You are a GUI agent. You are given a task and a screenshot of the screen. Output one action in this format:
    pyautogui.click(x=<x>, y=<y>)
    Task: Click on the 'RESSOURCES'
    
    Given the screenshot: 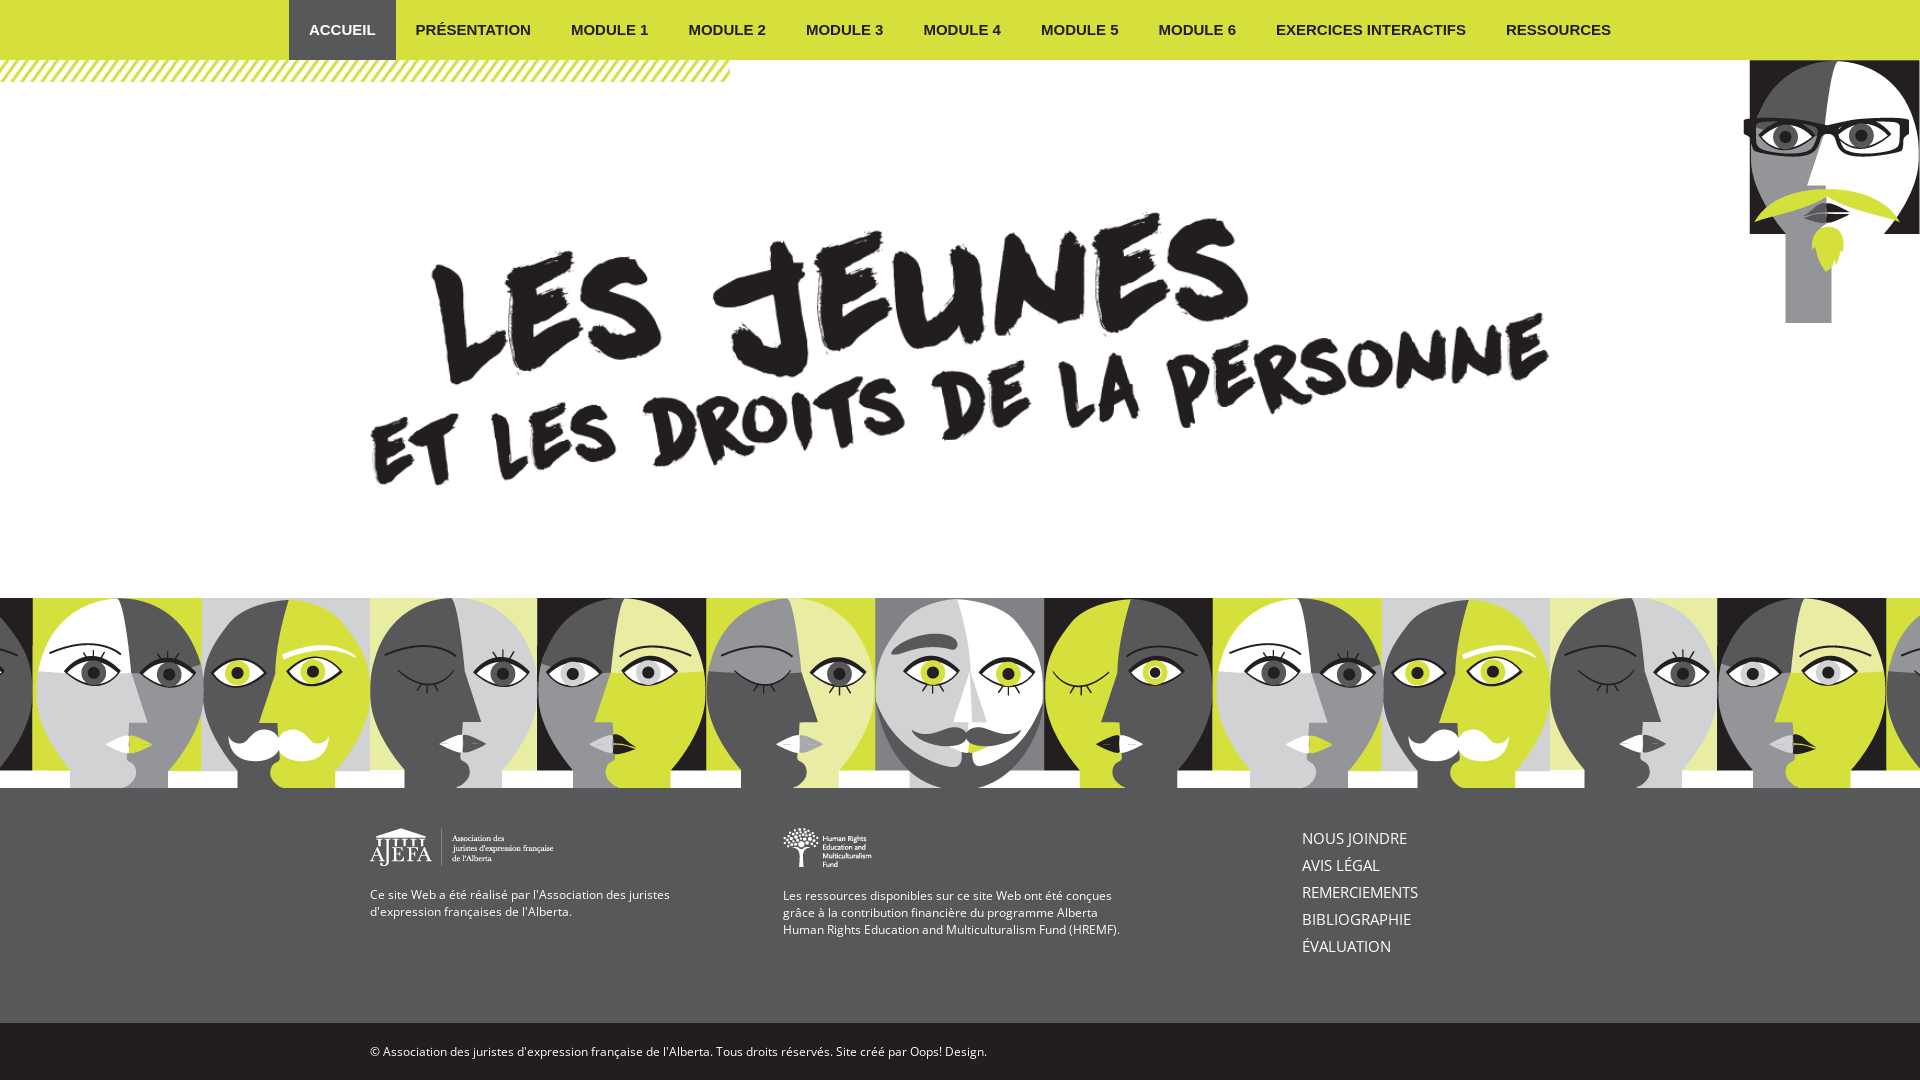 What is the action you would take?
    pyautogui.click(x=1486, y=30)
    